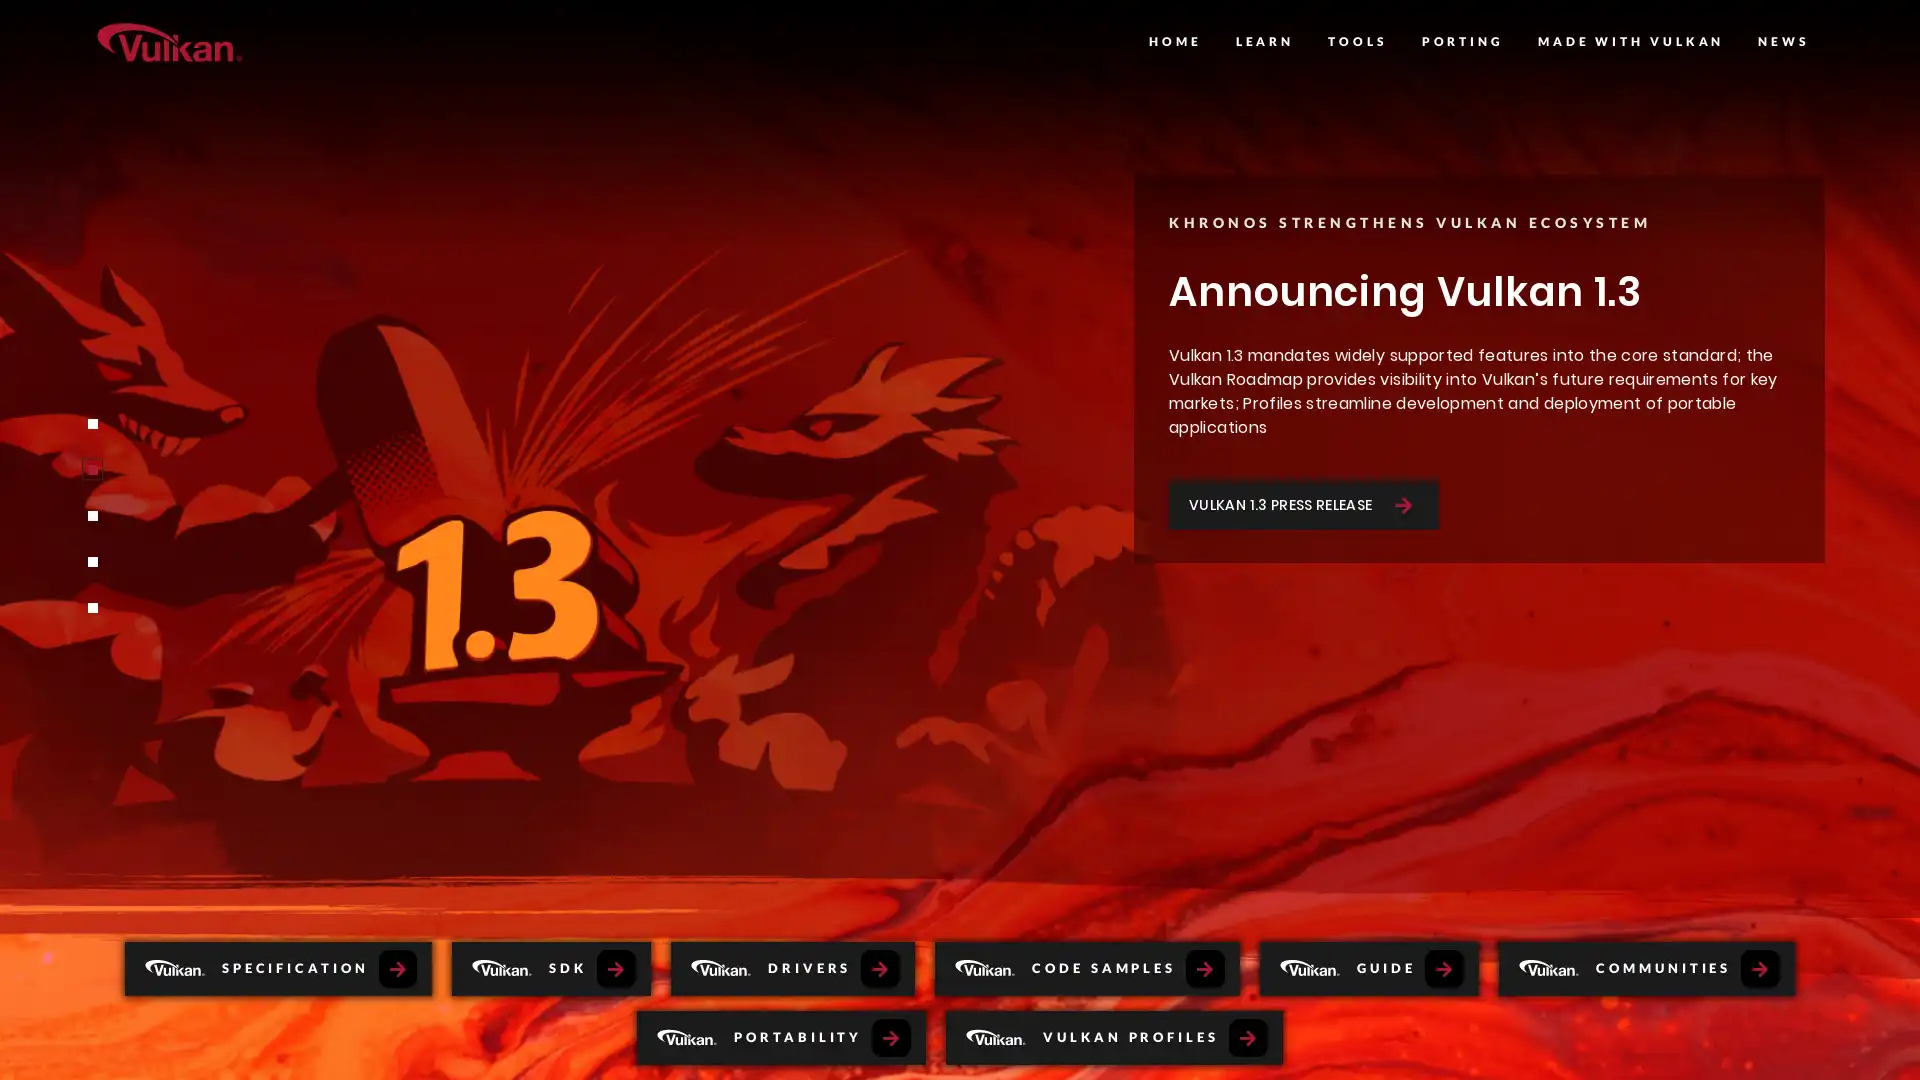 The height and width of the screenshot is (1080, 1920). What do you see at coordinates (90, 607) in the screenshot?
I see `5` at bounding box center [90, 607].